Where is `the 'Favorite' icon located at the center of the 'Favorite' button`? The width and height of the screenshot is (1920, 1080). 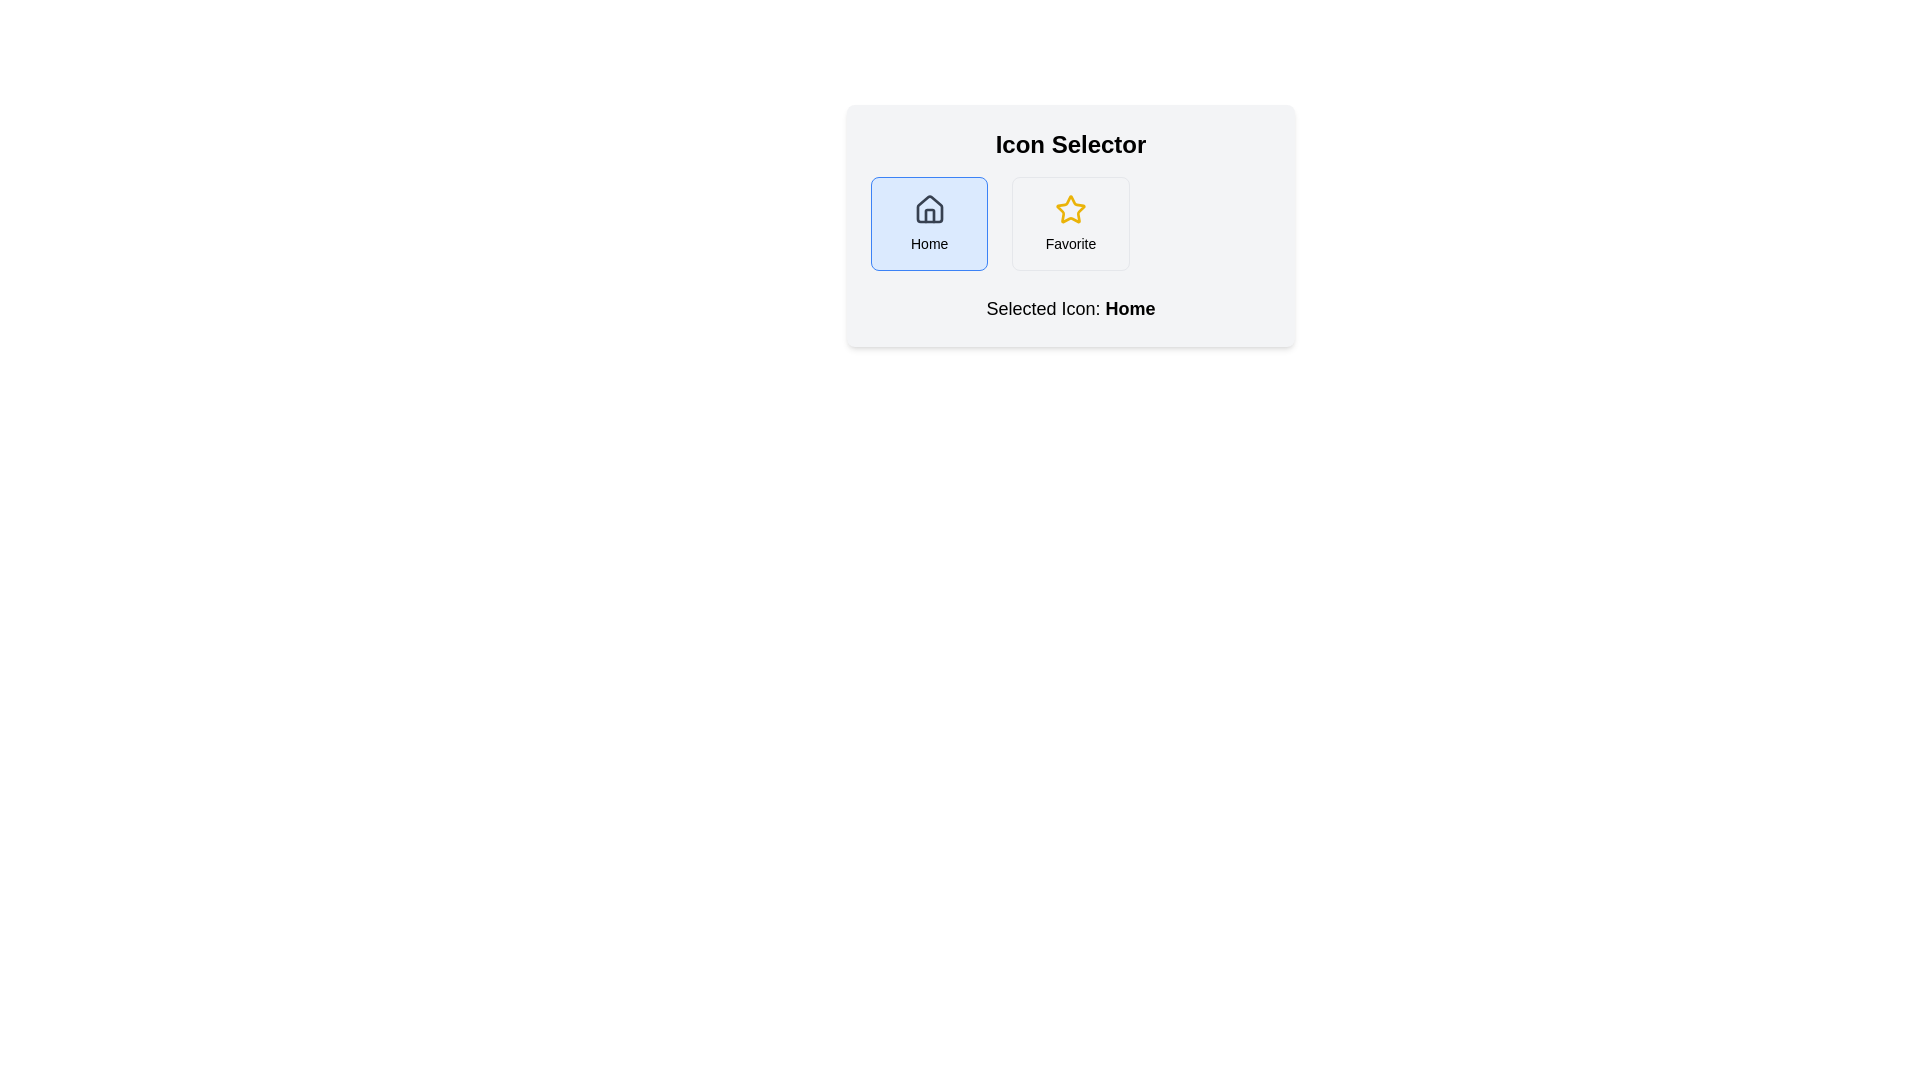 the 'Favorite' icon located at the center of the 'Favorite' button is located at coordinates (1069, 209).